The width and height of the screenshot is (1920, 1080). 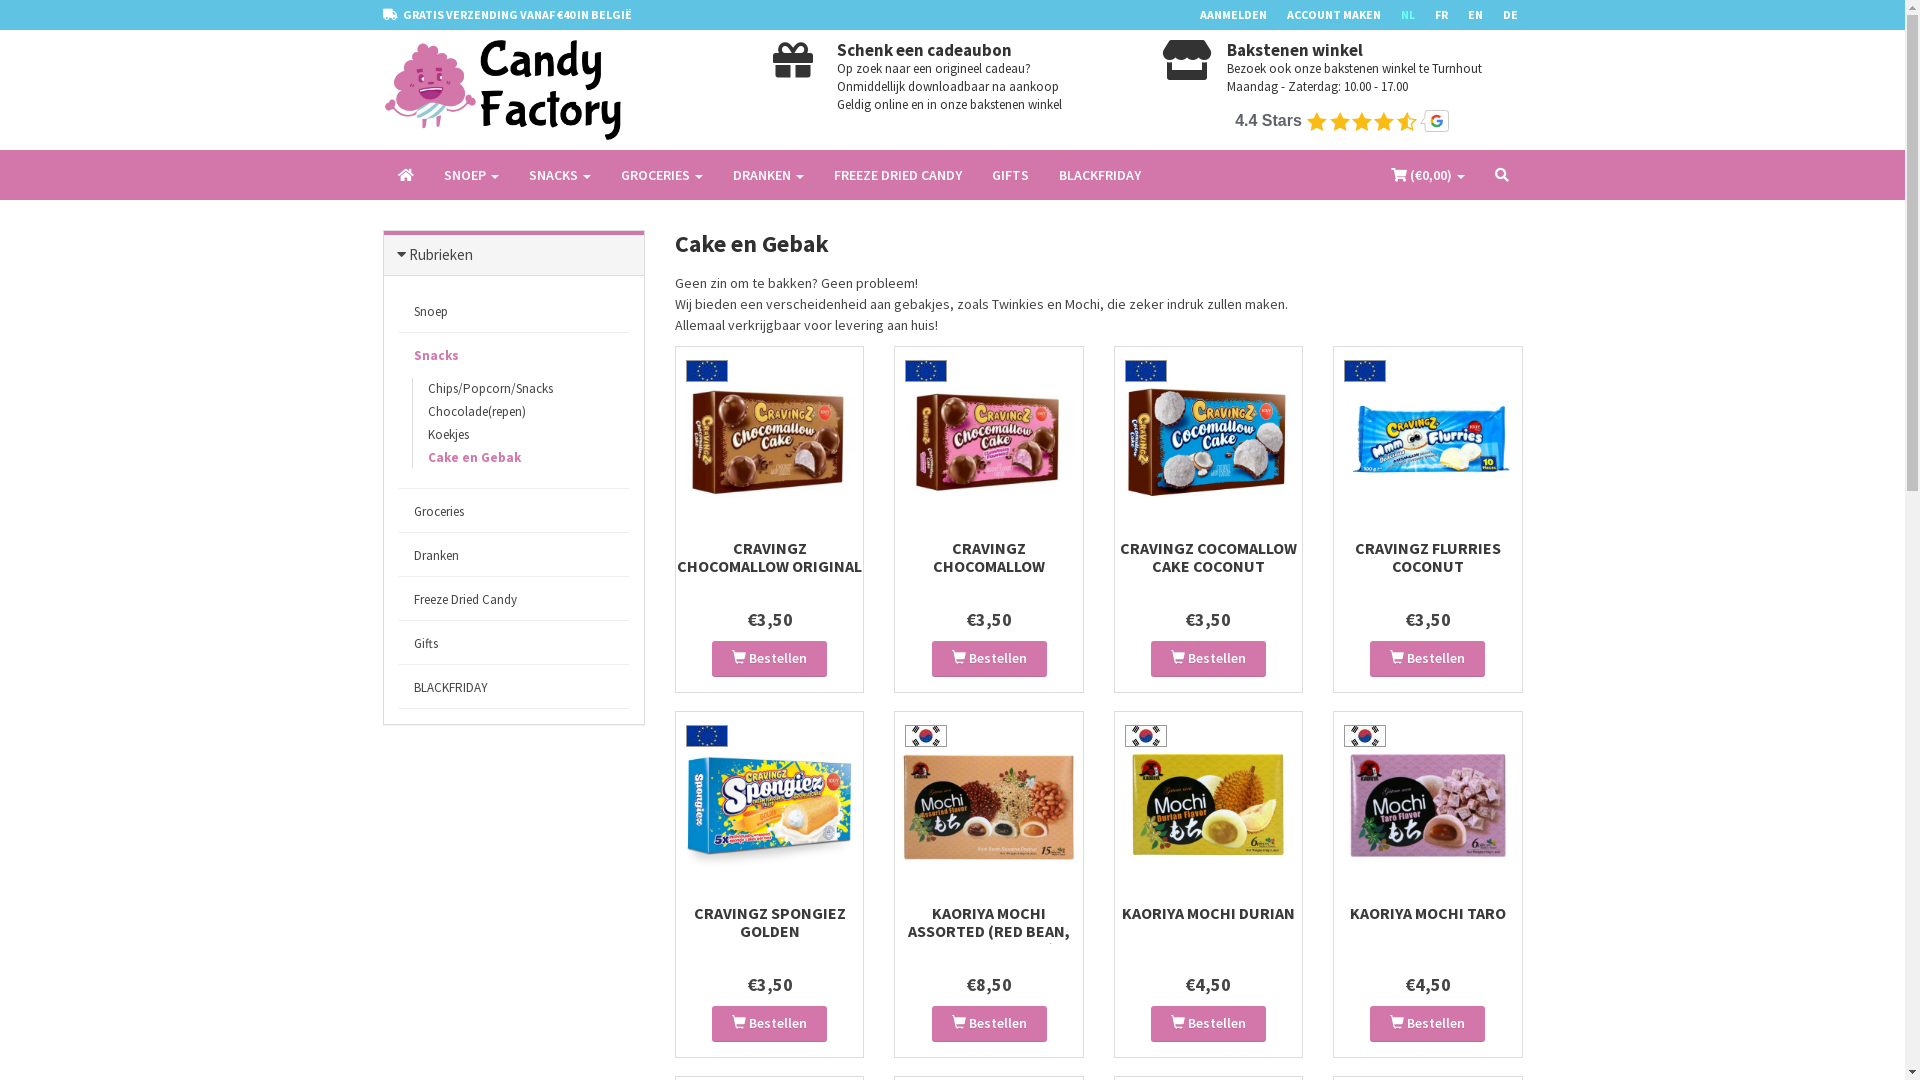 I want to click on 'Chocolade(repen)', so click(x=411, y=410).